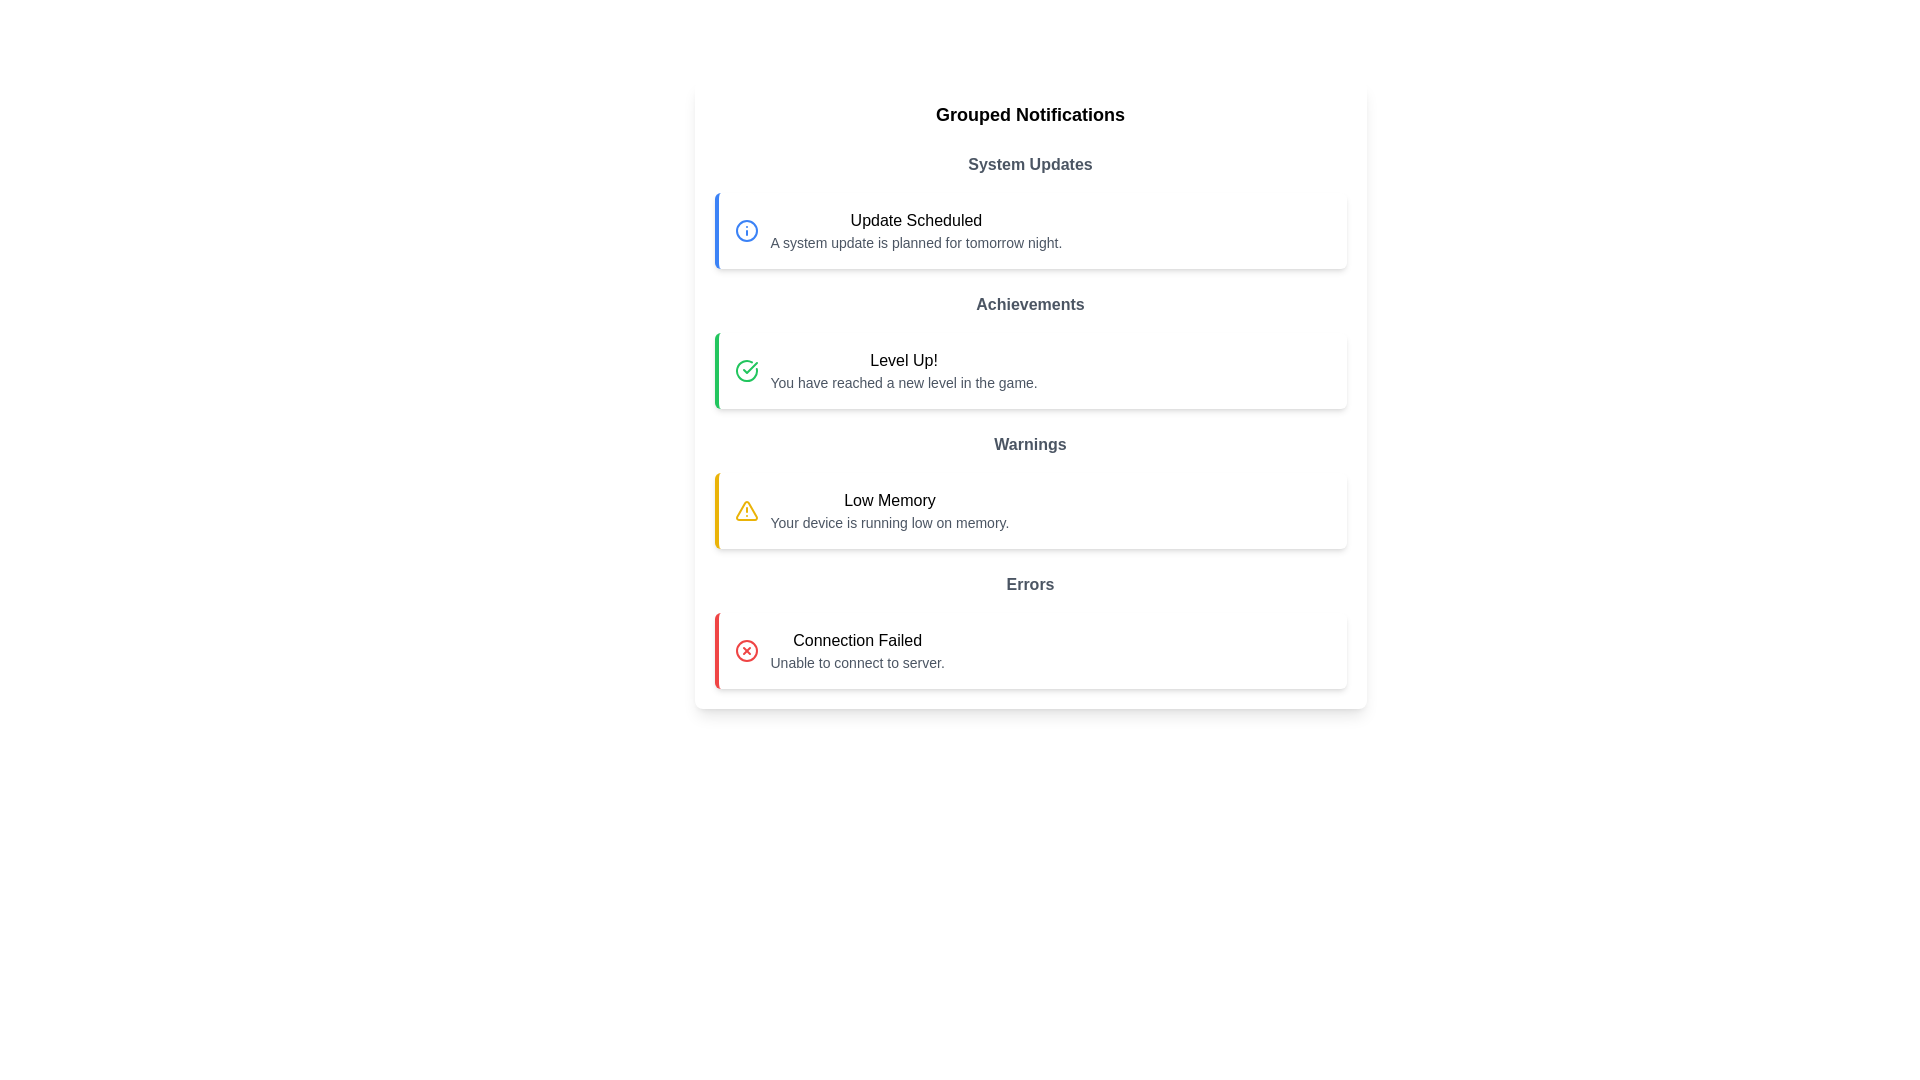  What do you see at coordinates (745, 230) in the screenshot?
I see `the circular graphical icon in the top-left corner of the 'System Updates' notification section, which is part of a blue-bordered entry titled 'Update Scheduled'` at bounding box center [745, 230].